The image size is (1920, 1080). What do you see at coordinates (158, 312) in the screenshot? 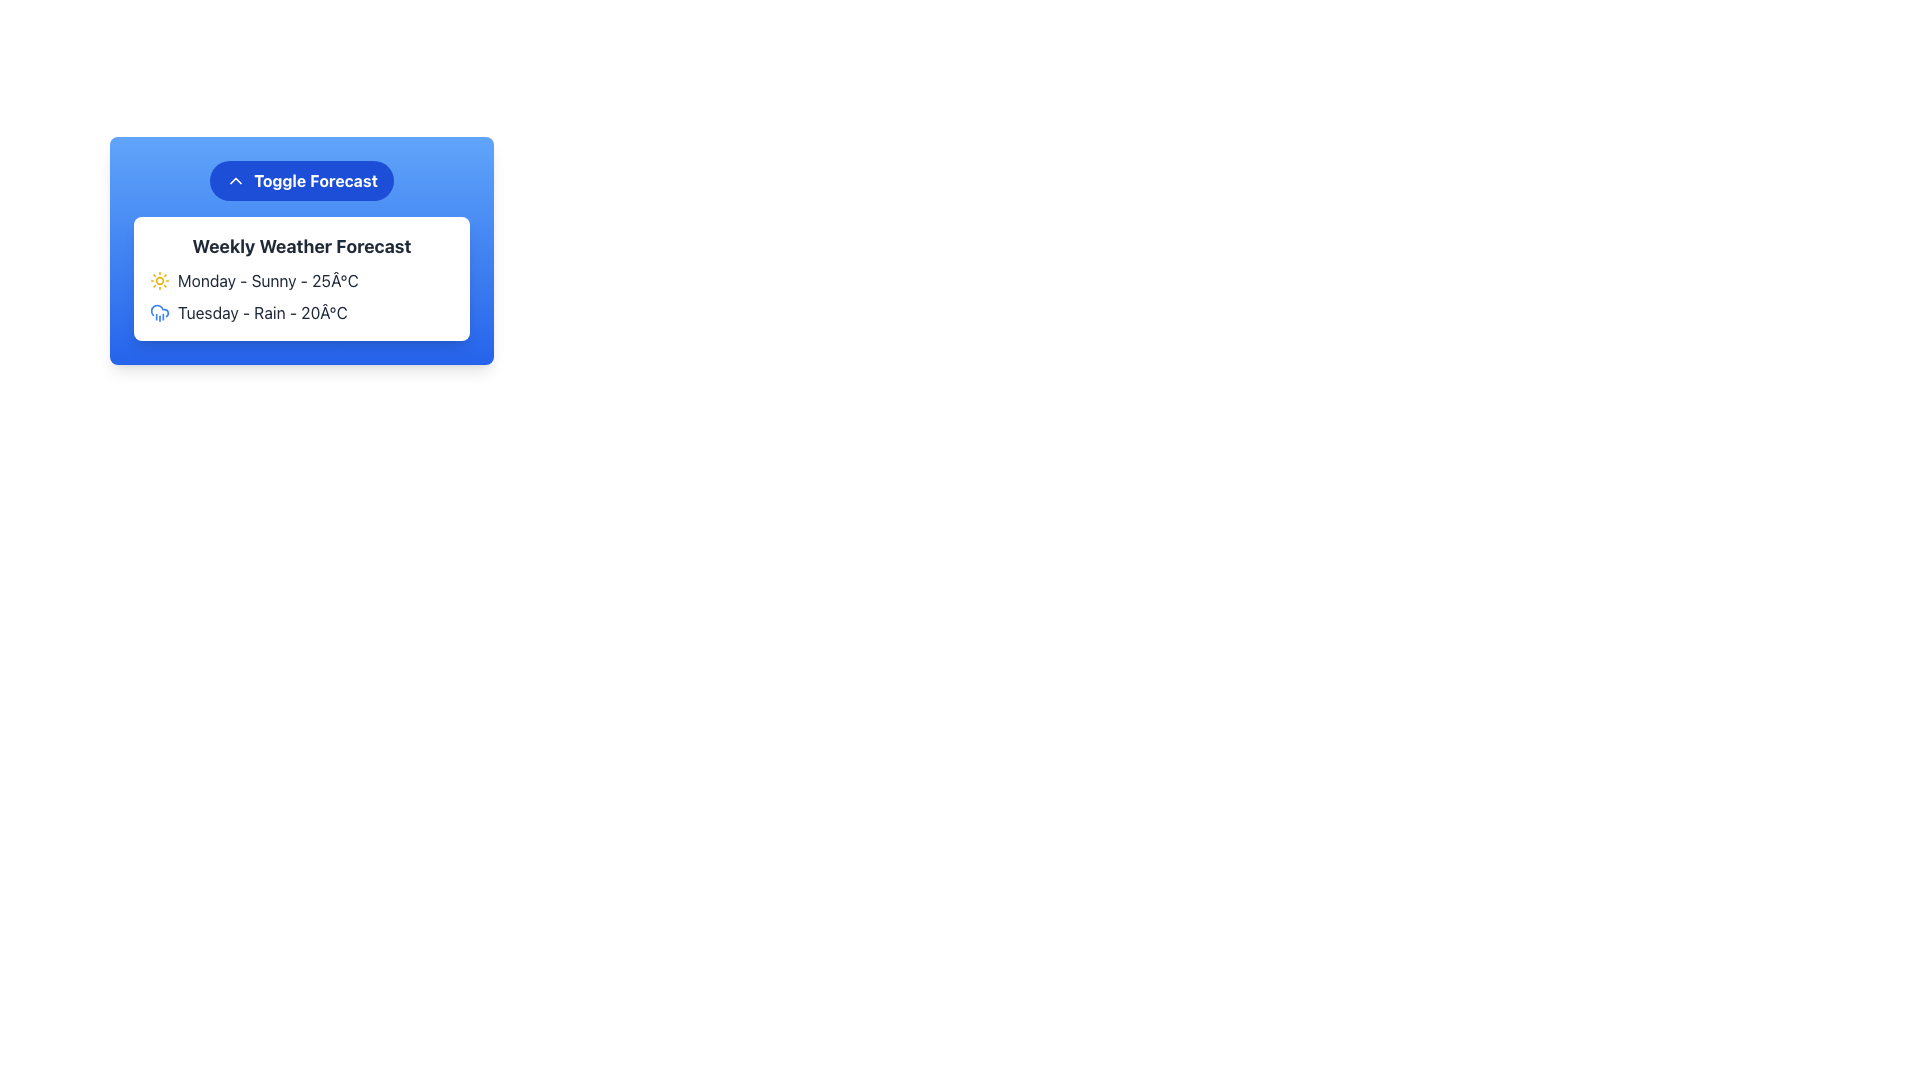
I see `the small blue cloud with rain icon located to the left of the text 'Tuesday - Rain - 20°C', which is the second icon in the 'Weekly Weather Forecast' section` at bounding box center [158, 312].